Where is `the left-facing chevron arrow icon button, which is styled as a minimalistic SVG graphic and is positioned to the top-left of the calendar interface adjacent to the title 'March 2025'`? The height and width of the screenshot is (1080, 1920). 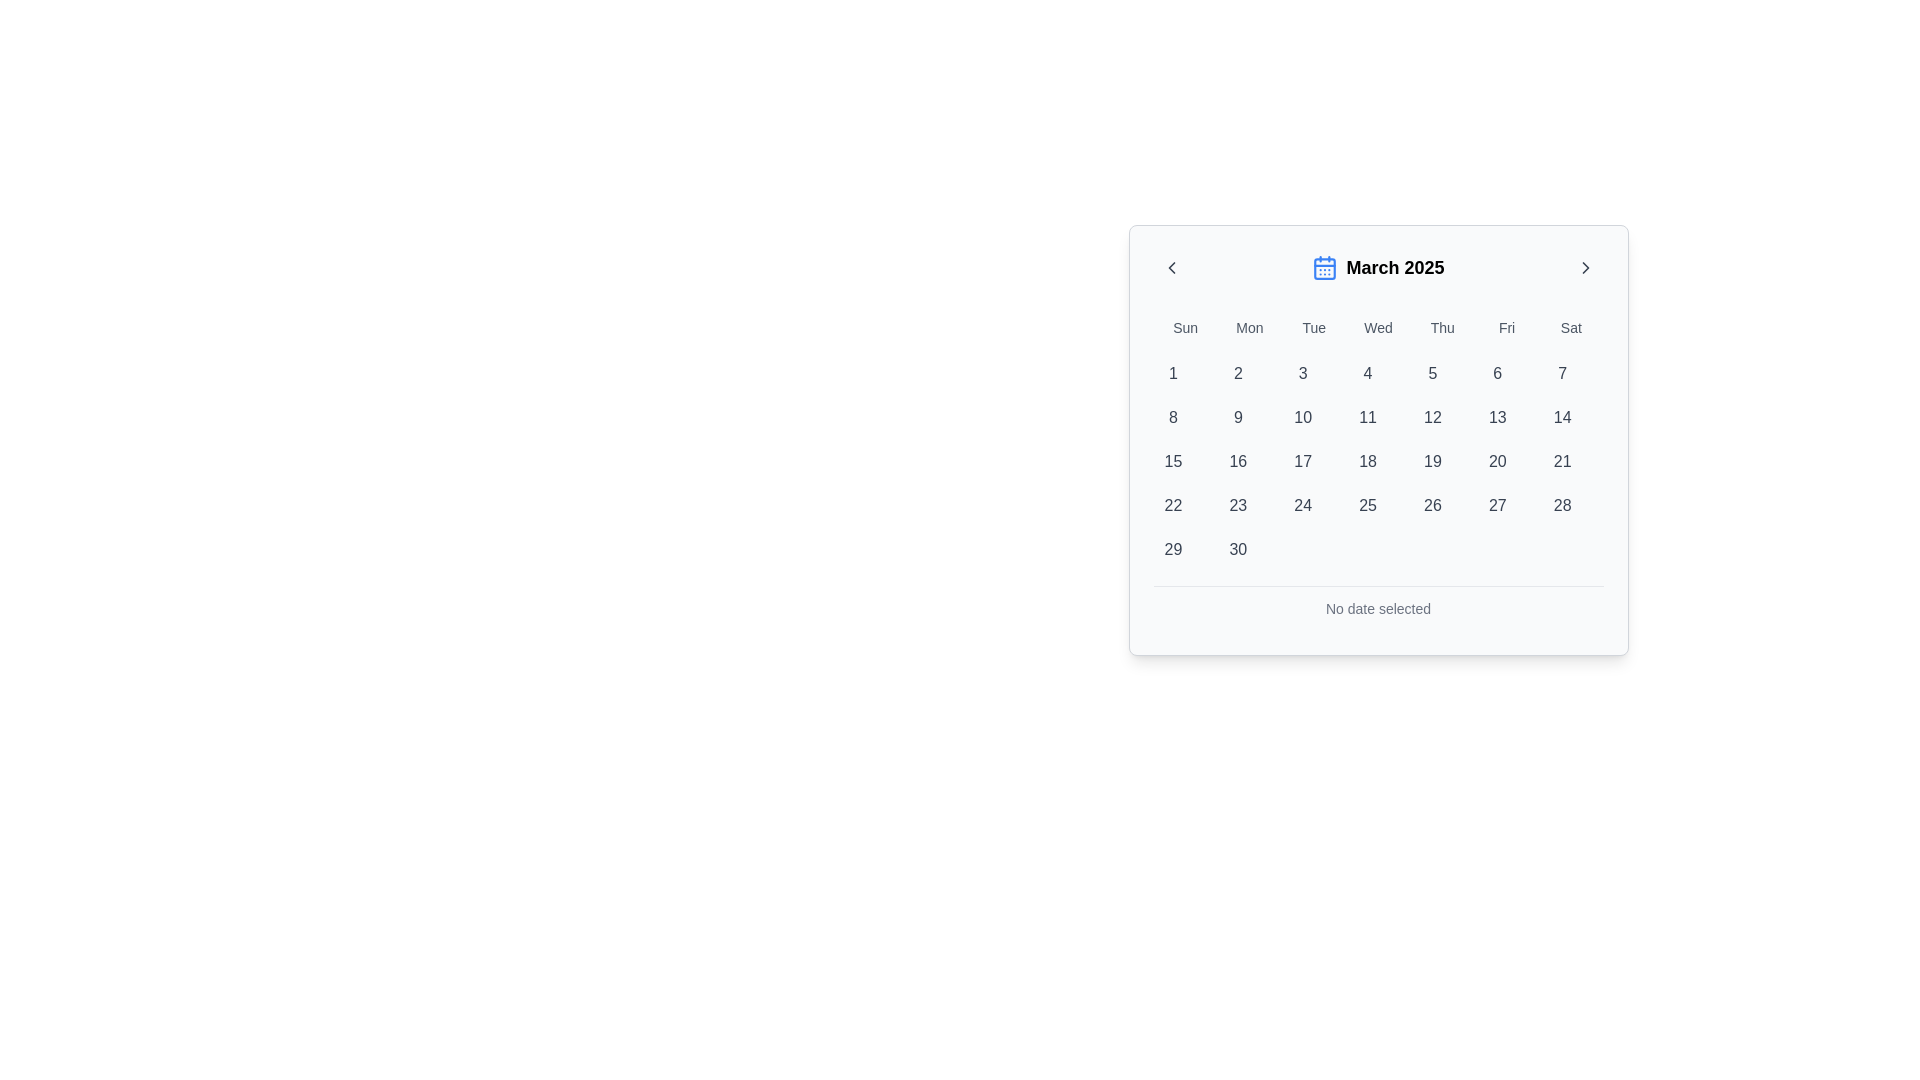 the left-facing chevron arrow icon button, which is styled as a minimalistic SVG graphic and is positioned to the top-left of the calendar interface adjacent to the title 'March 2025' is located at coordinates (1171, 266).